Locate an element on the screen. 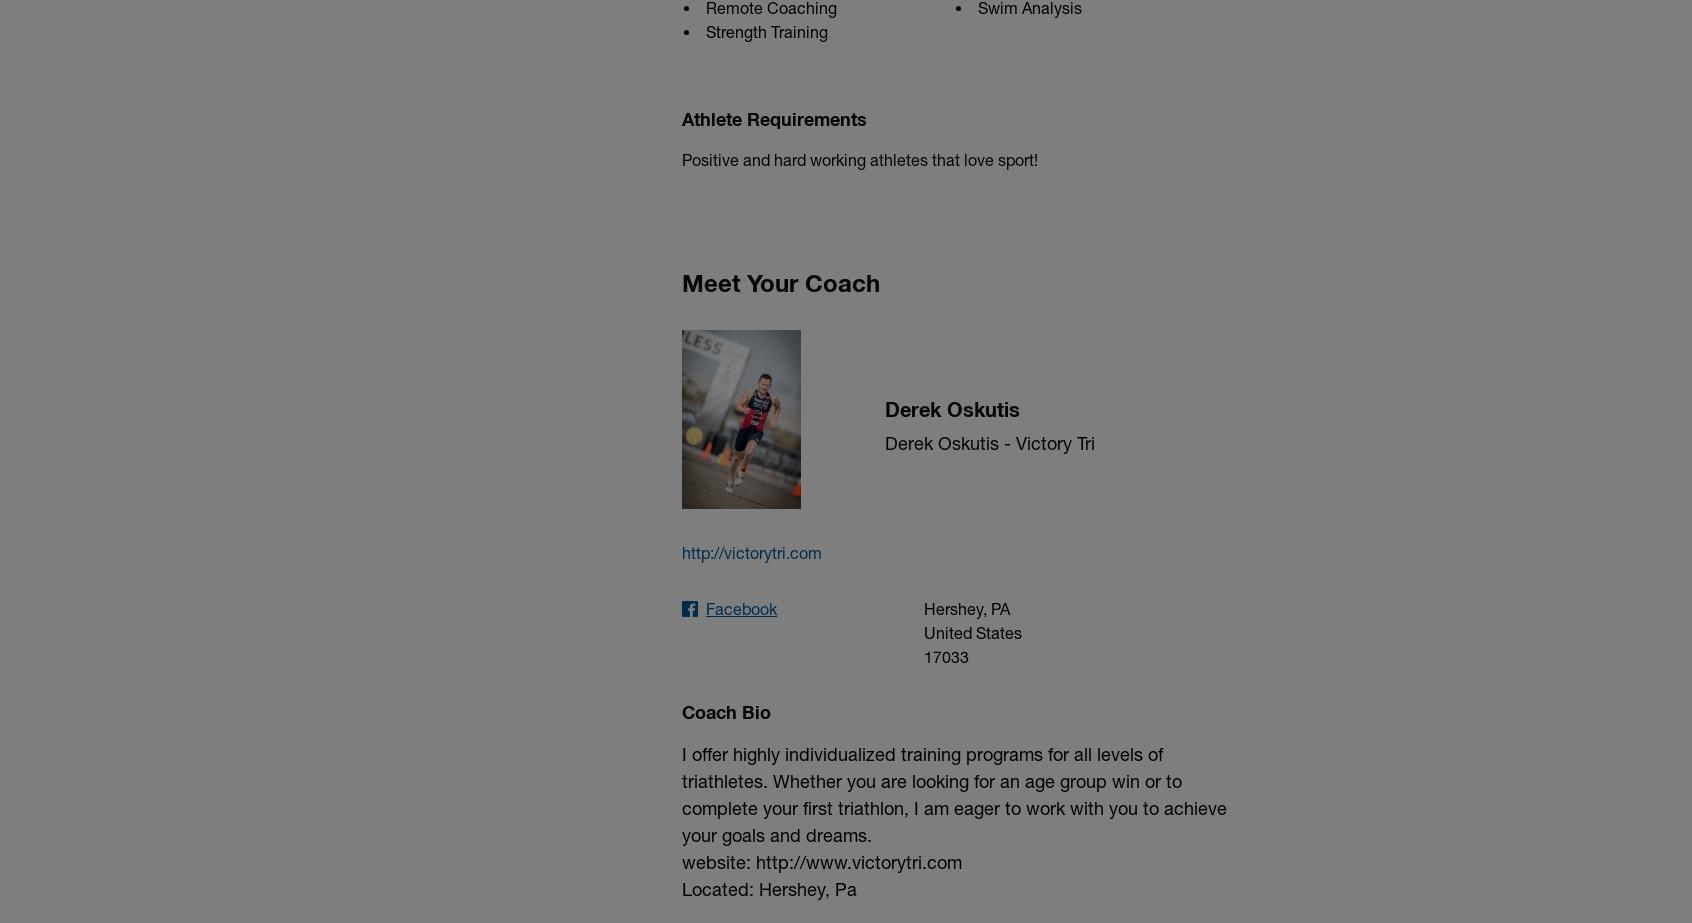  'Hershey, PA' is located at coordinates (965, 606).